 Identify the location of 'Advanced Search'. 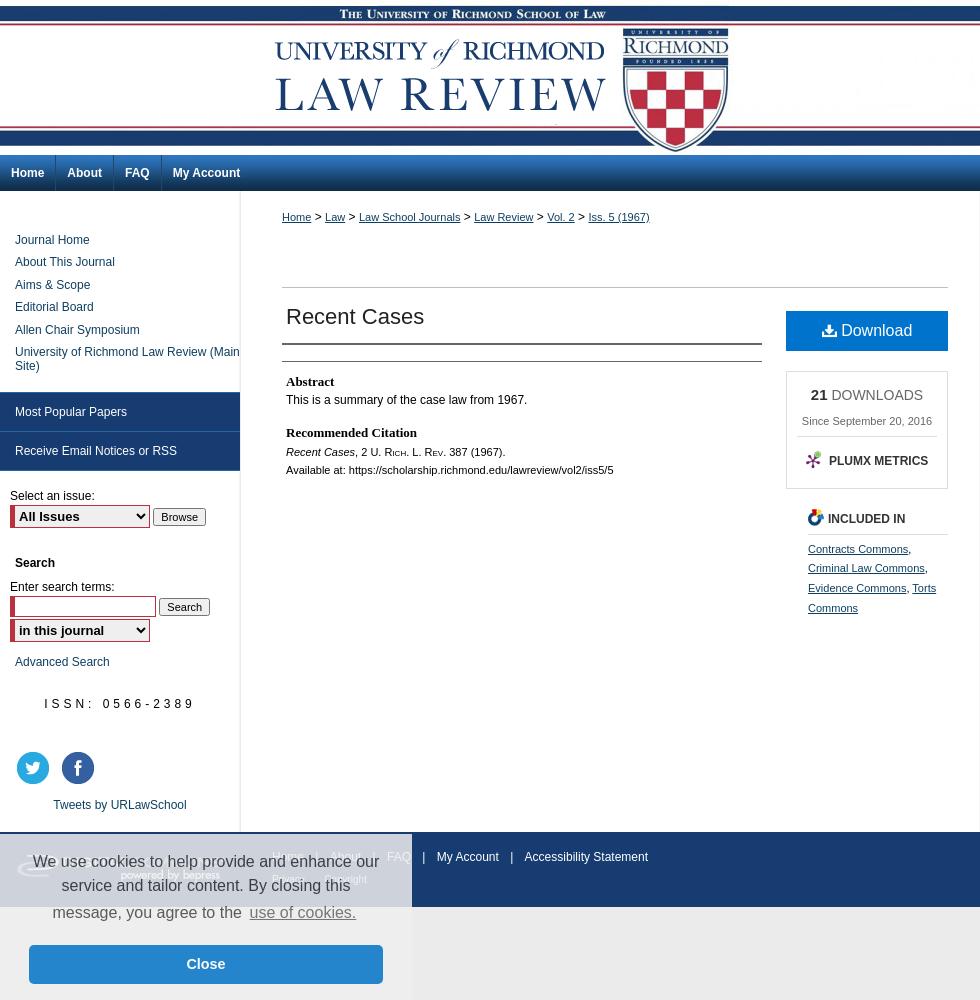
(61, 661).